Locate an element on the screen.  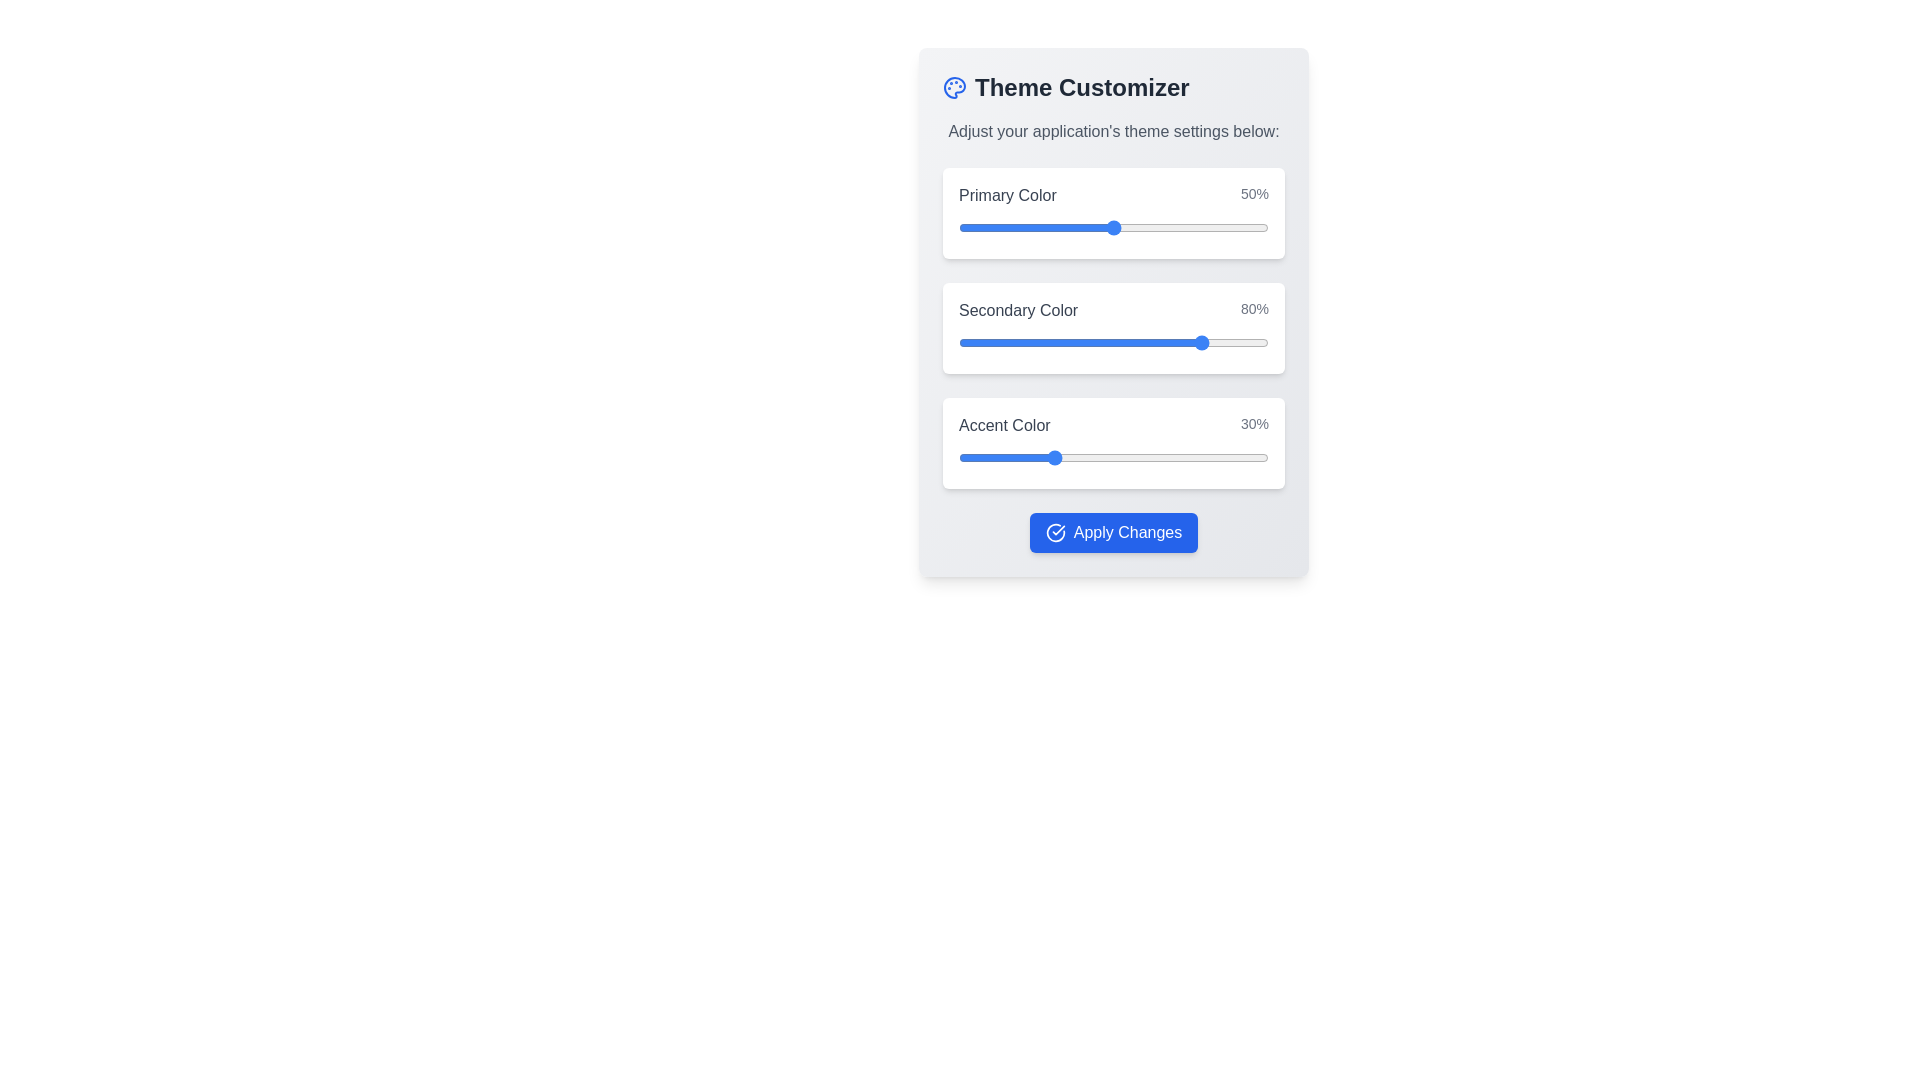
the slider of the 'Secondary Color' range slider with textual support, which displays '80%' and is located between the 'Primary Color' and 'Accent Color' sections in the 'Theme Customizer' is located at coordinates (1112, 327).